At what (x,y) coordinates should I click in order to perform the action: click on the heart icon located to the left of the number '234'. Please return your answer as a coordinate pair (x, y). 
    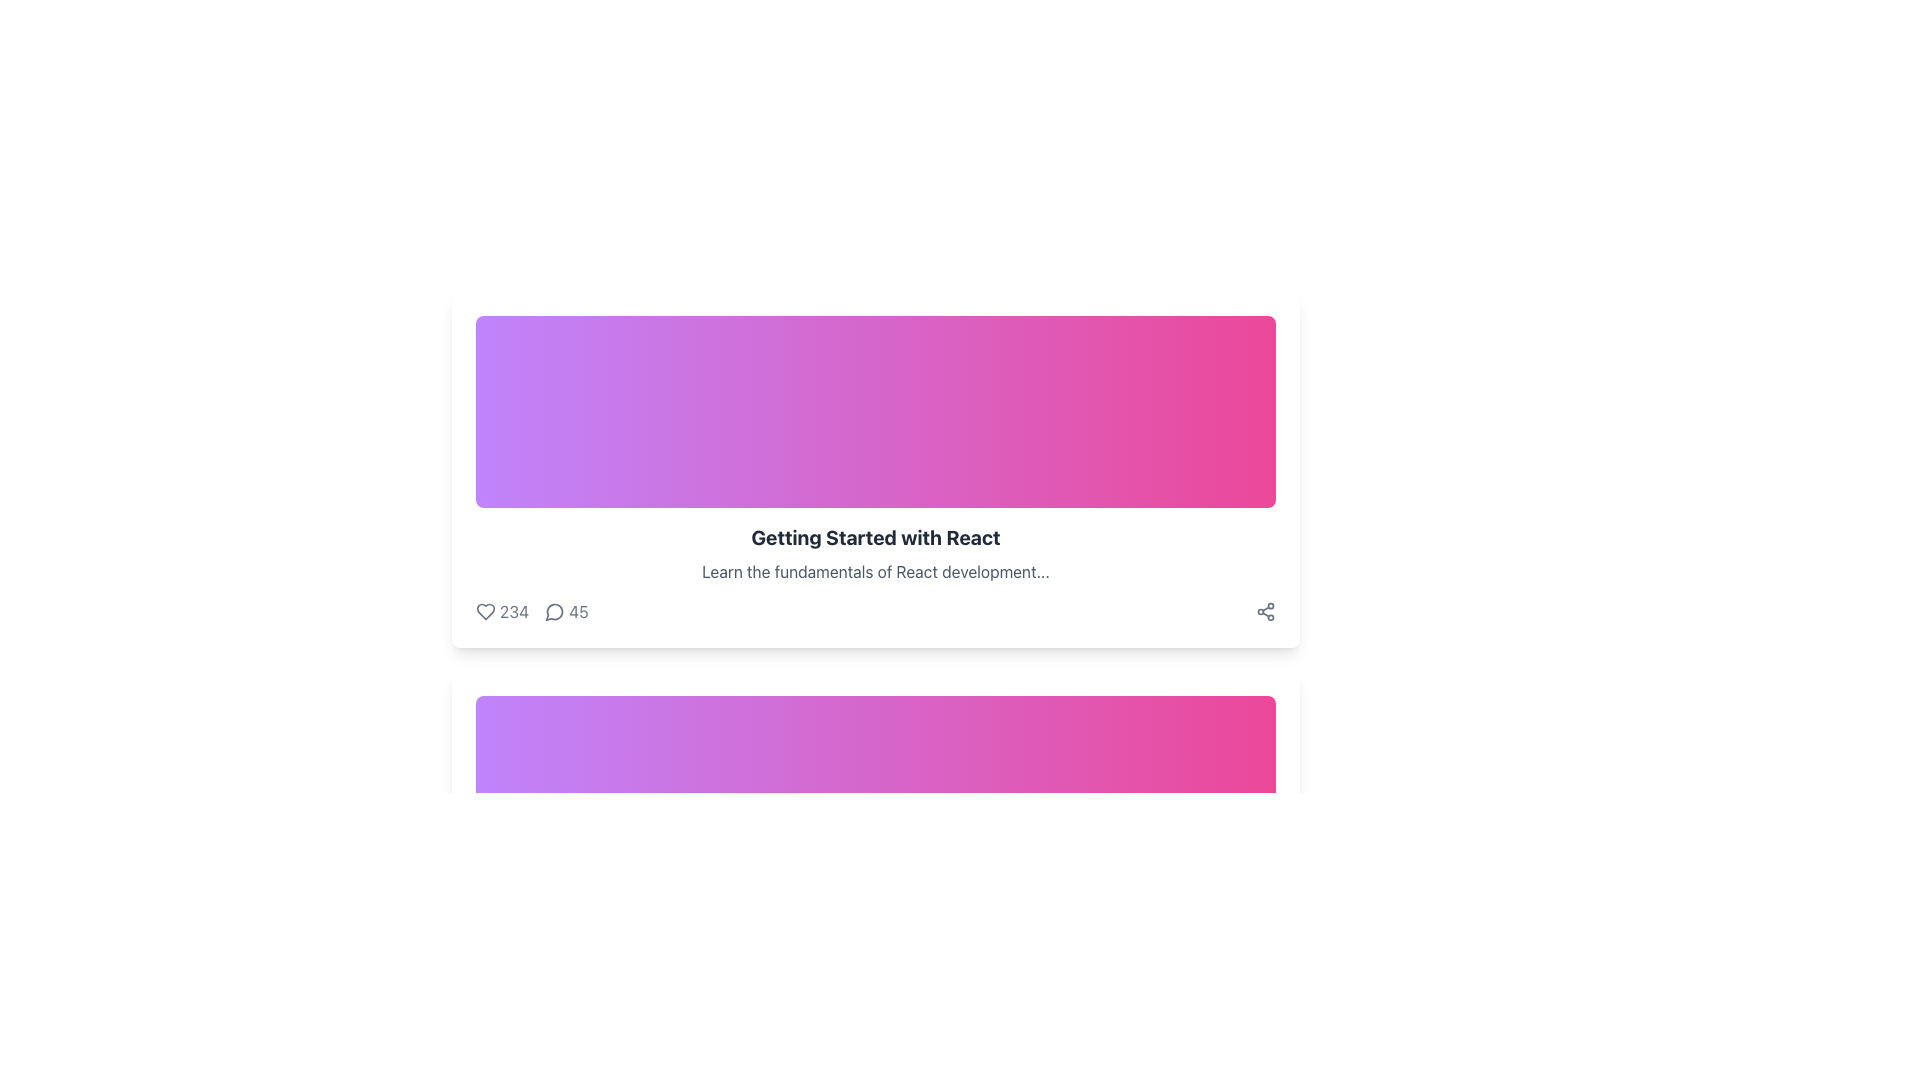
    Looking at the image, I should click on (485, 611).